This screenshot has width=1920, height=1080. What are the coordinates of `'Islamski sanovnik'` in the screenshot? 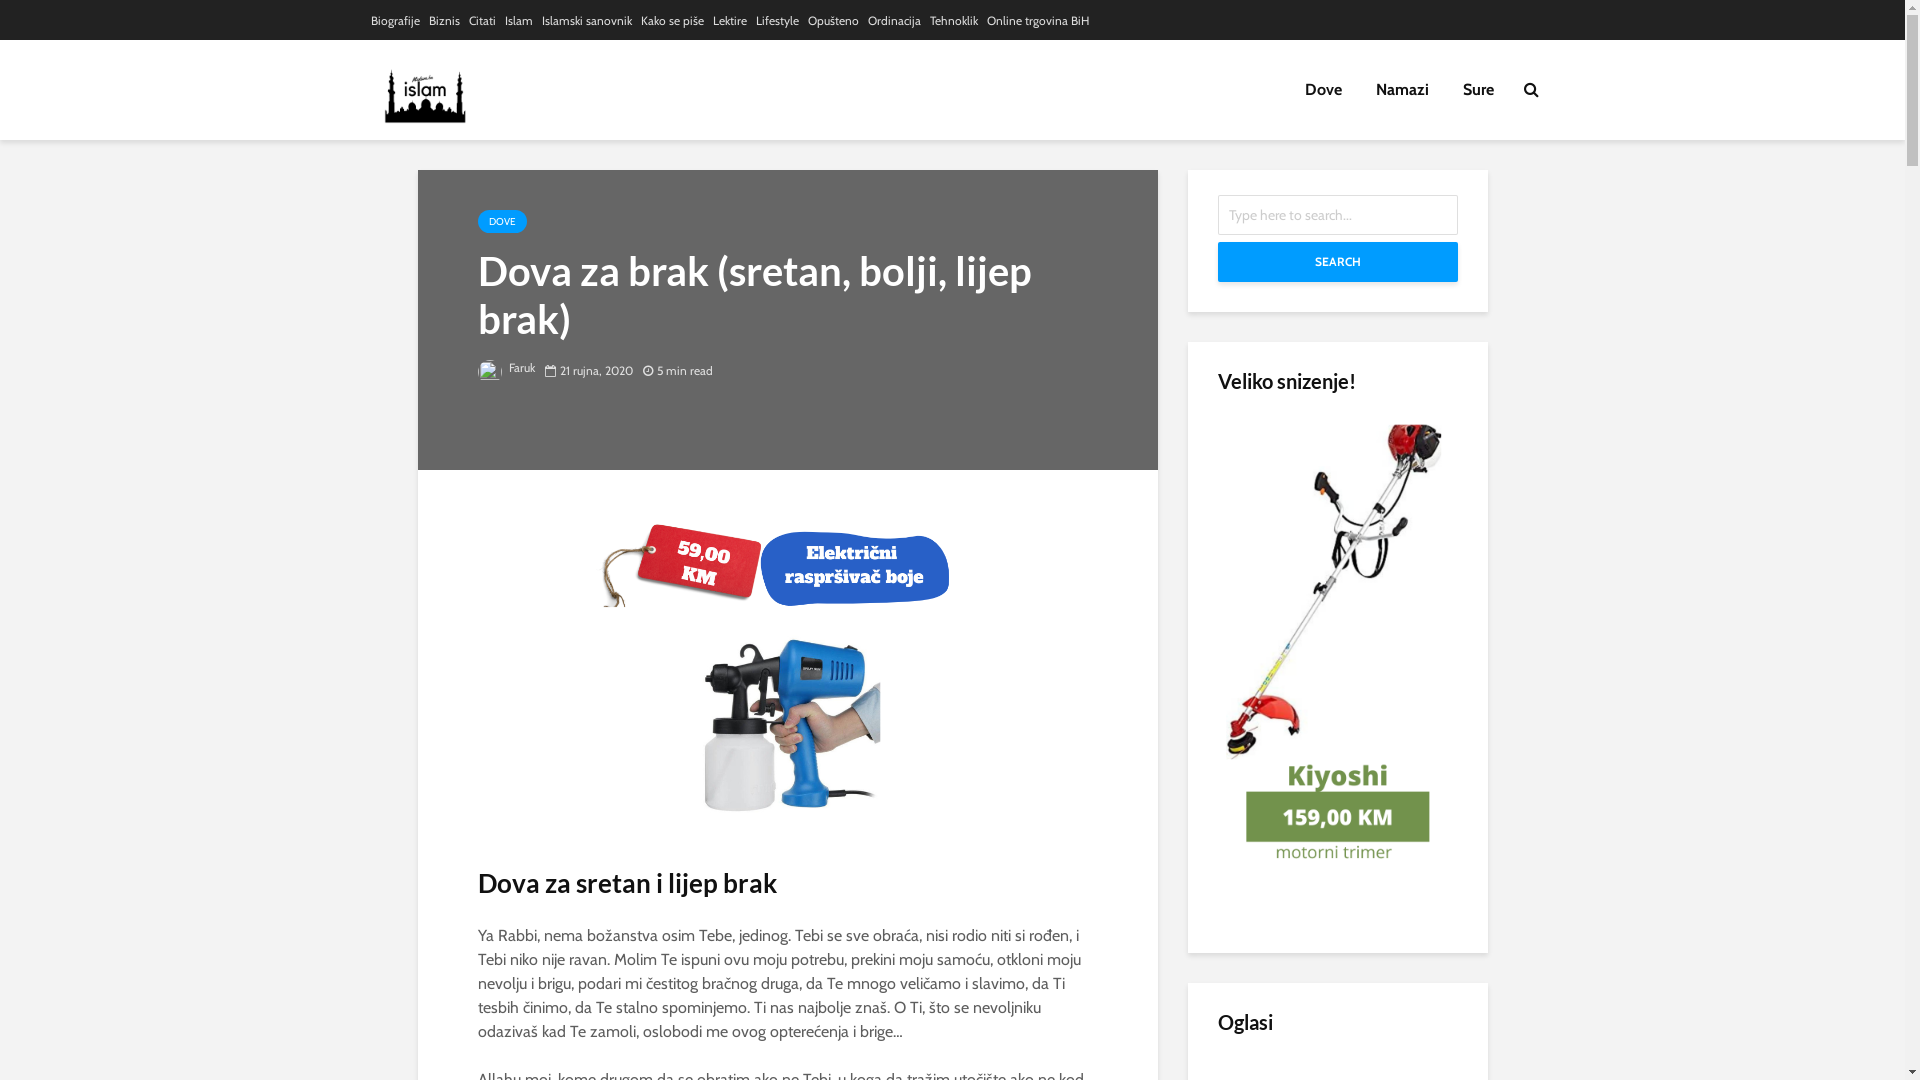 It's located at (585, 20).